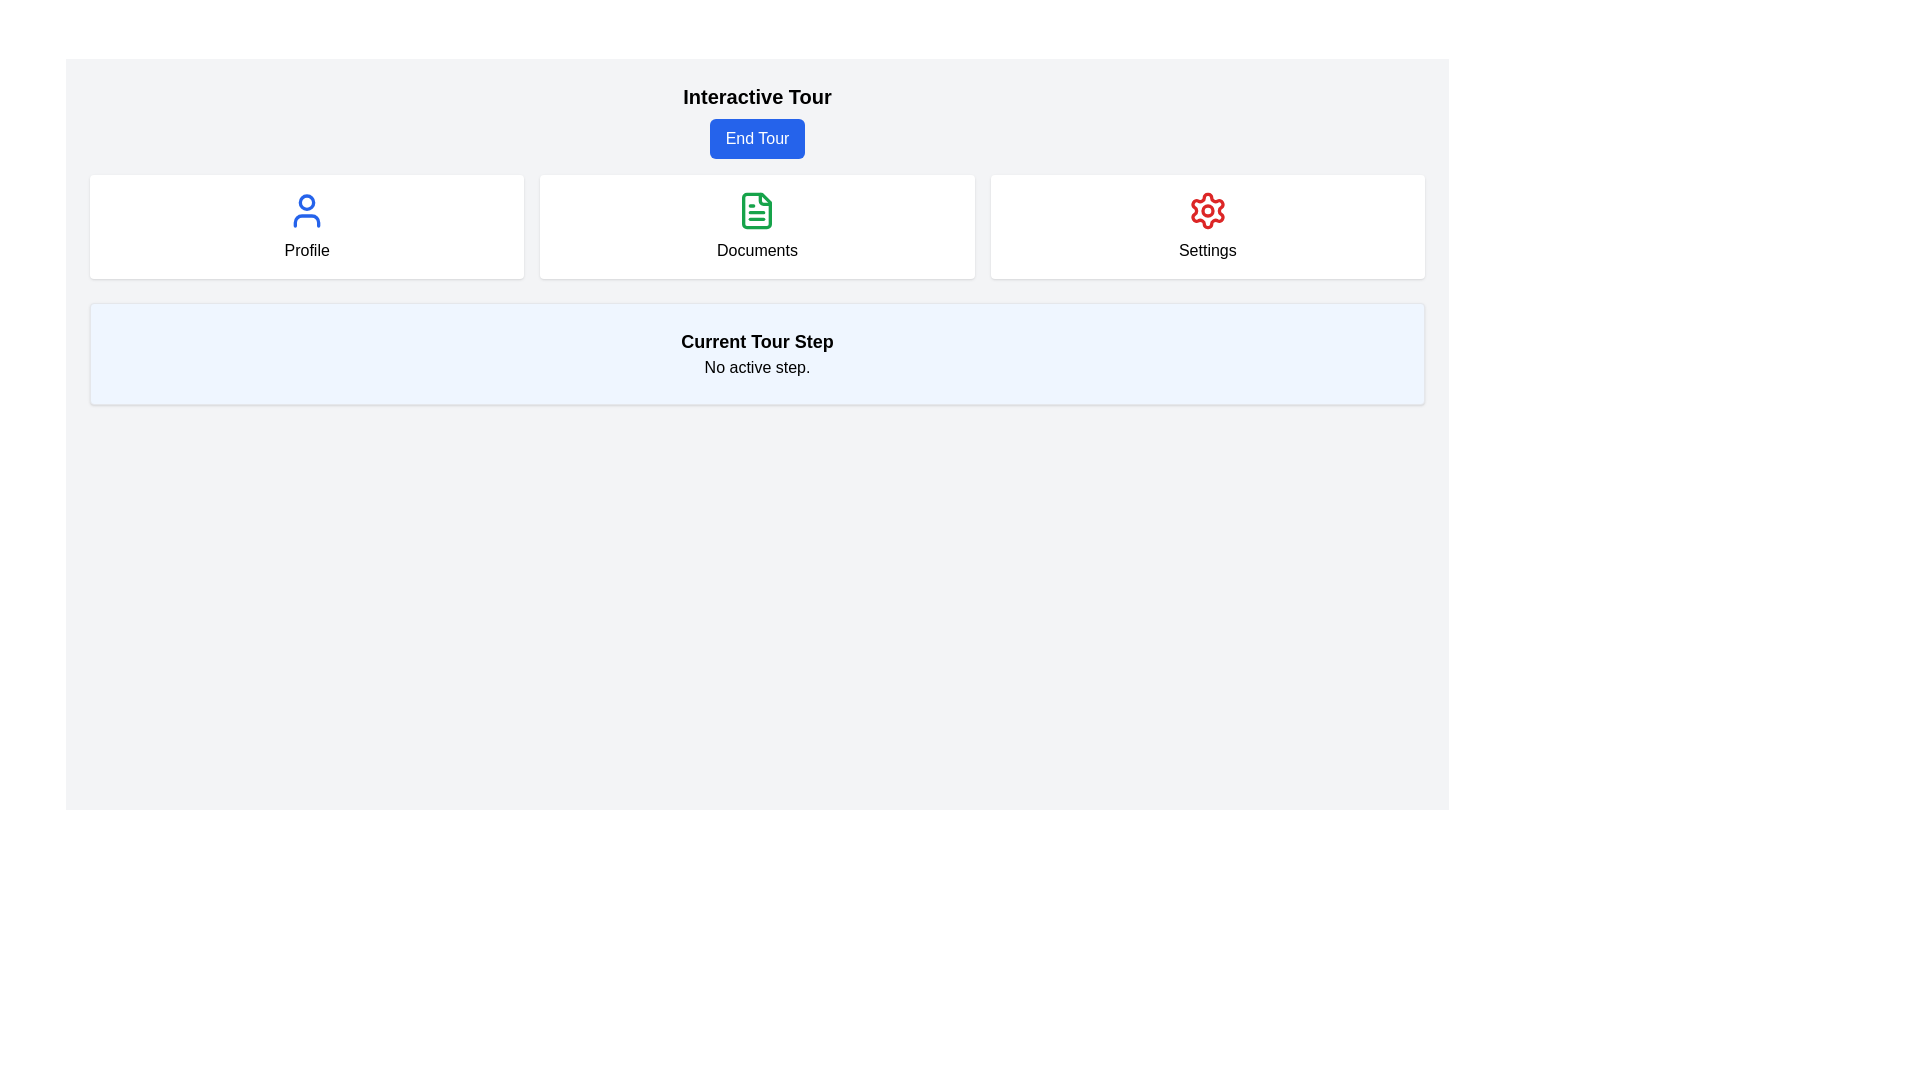 The height and width of the screenshot is (1080, 1920). I want to click on the 'Documents' card/button, which features a green document icon and is located in the middle of the grid layout between 'Profile' and 'Settings', so click(756, 226).